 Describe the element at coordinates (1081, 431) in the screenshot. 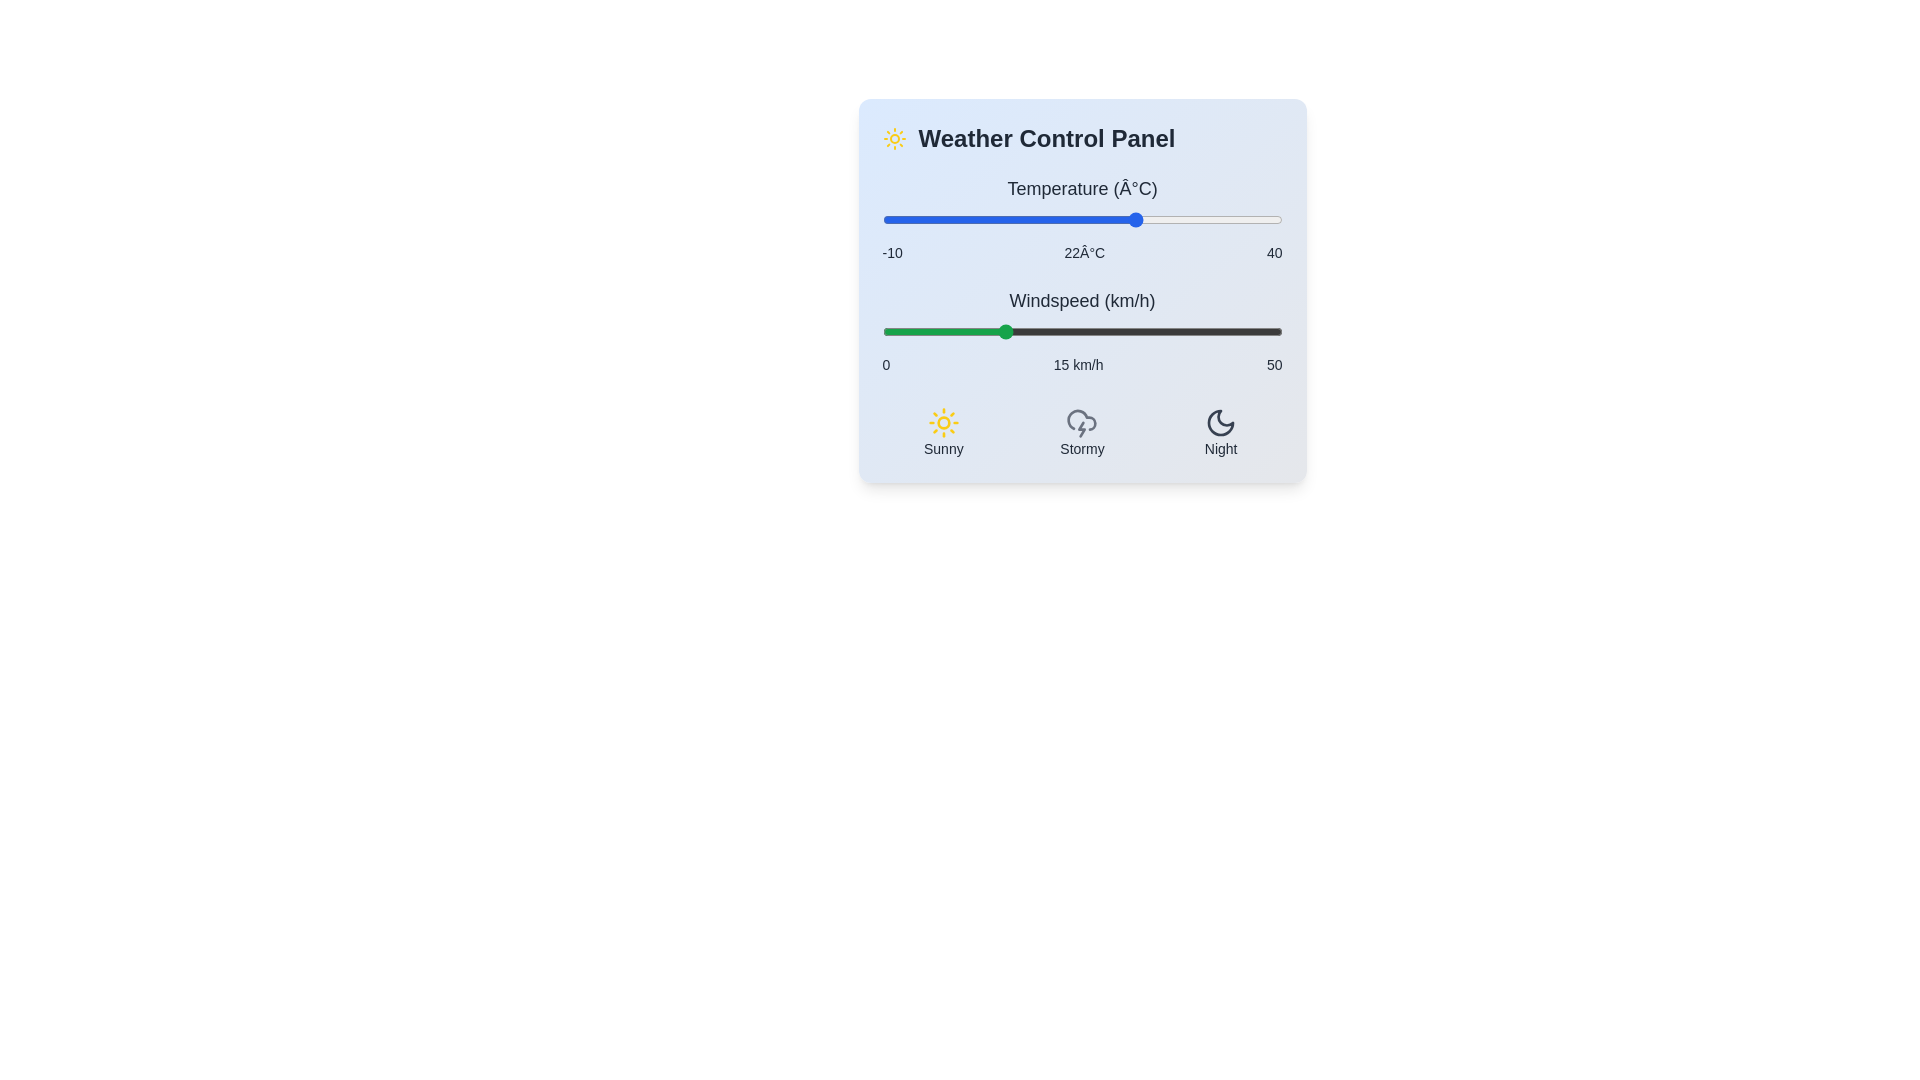

I see `the 'Stormy' weather condition option in the weather settings interface` at that location.